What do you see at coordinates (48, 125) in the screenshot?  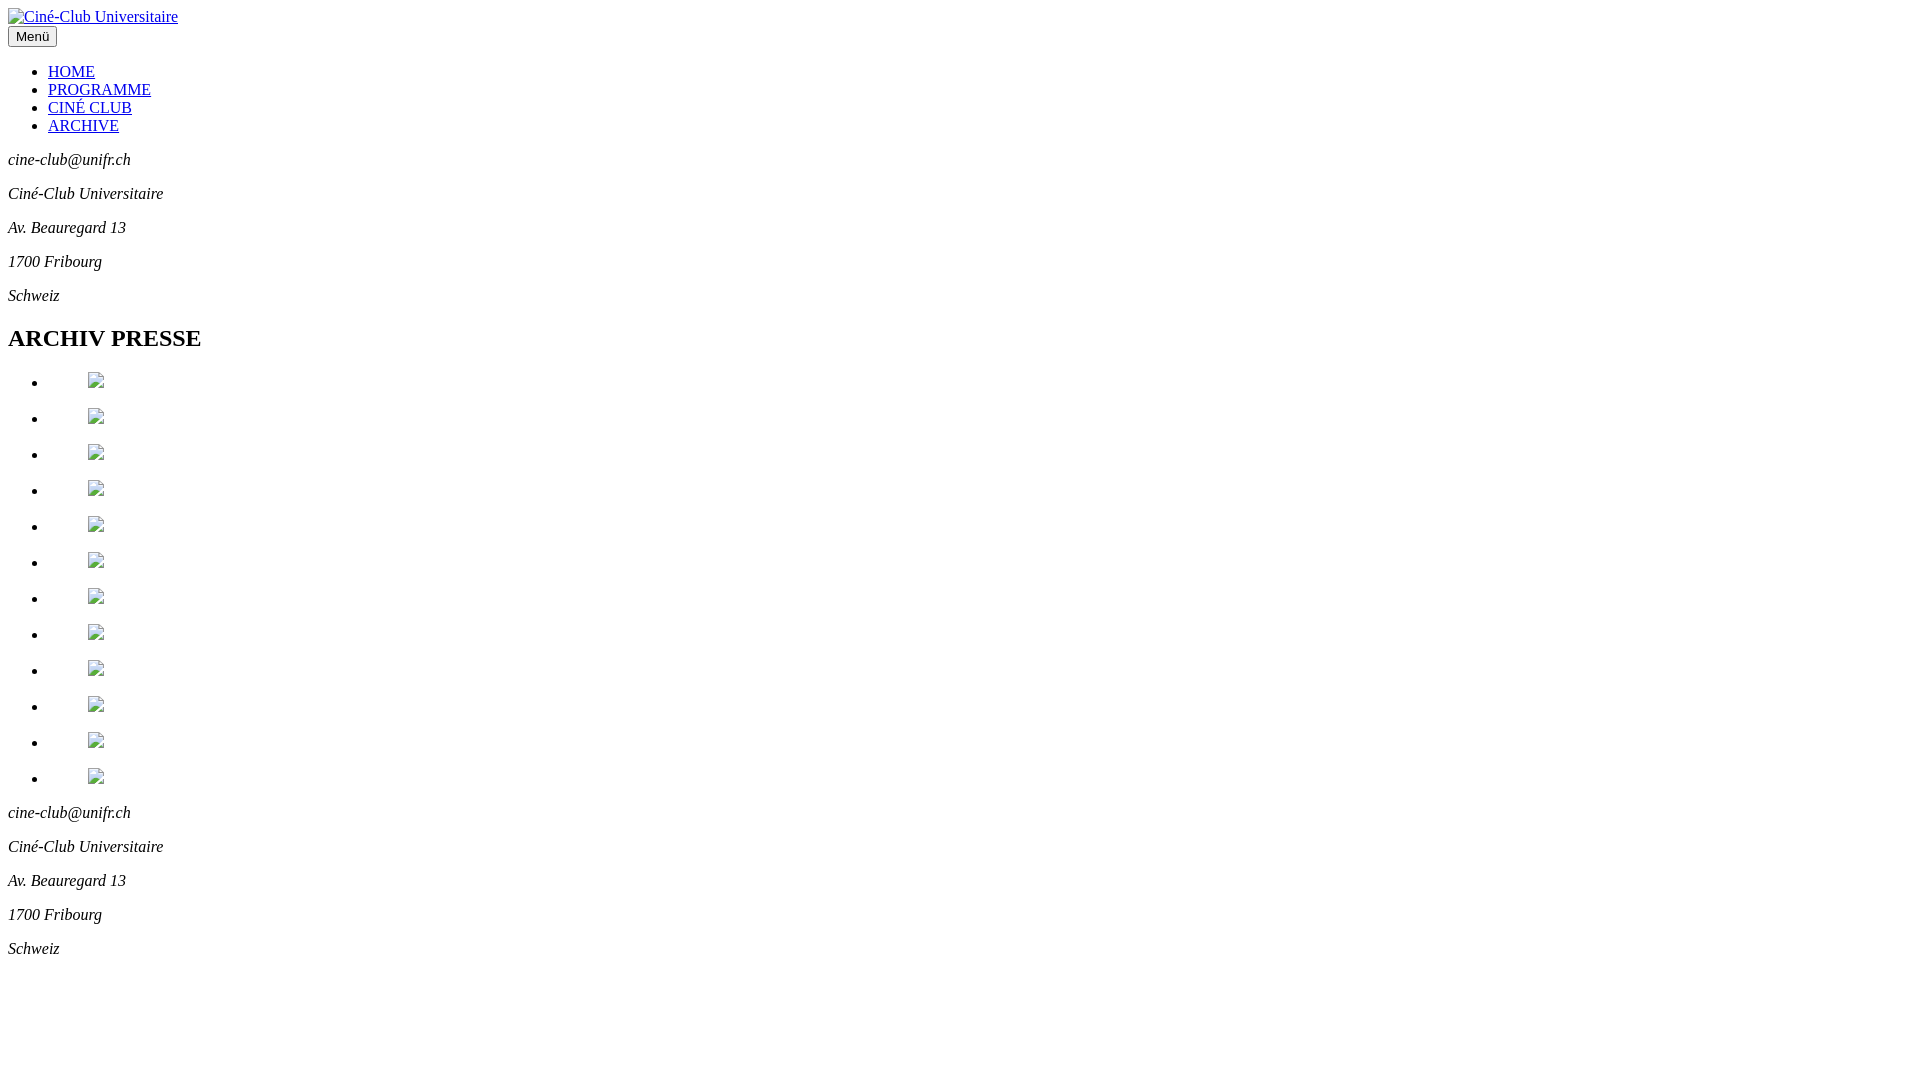 I see `'ARCHIVE'` at bounding box center [48, 125].